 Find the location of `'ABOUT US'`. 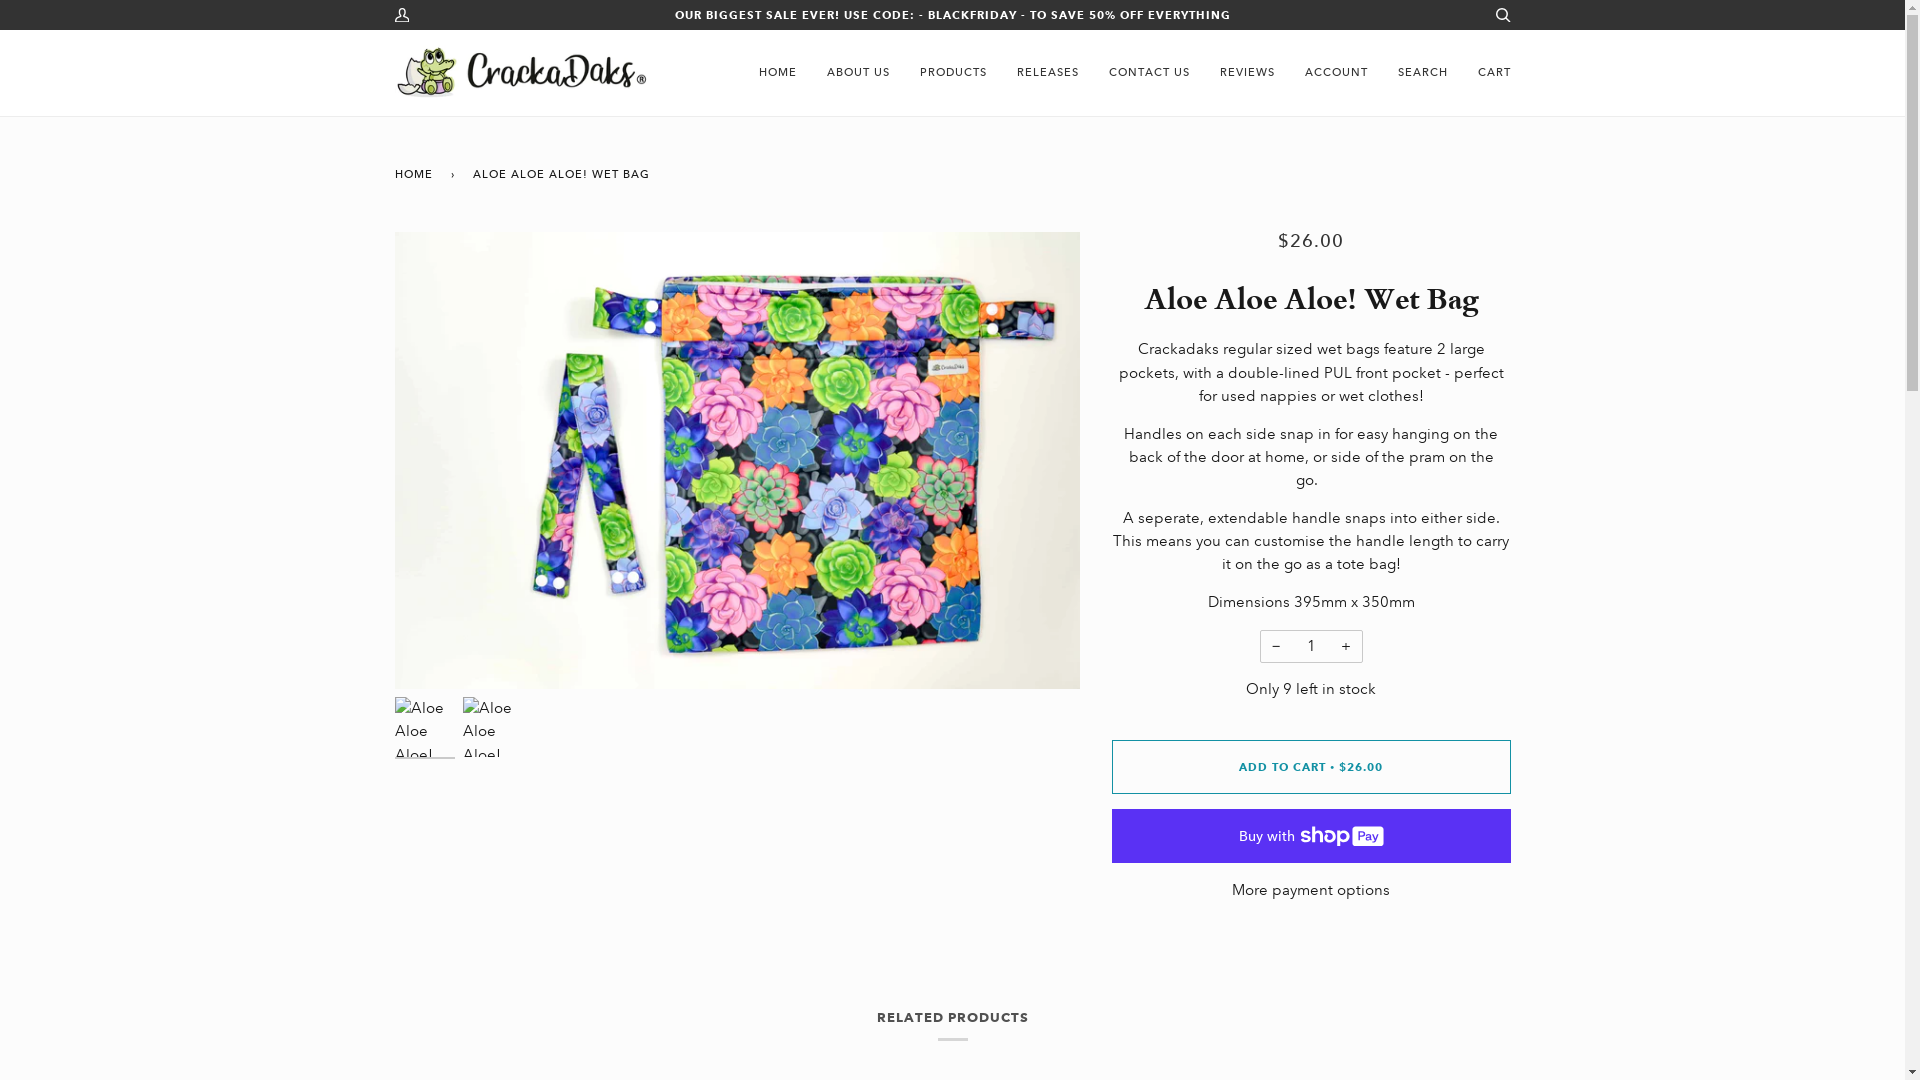

'ABOUT US' is located at coordinates (858, 72).